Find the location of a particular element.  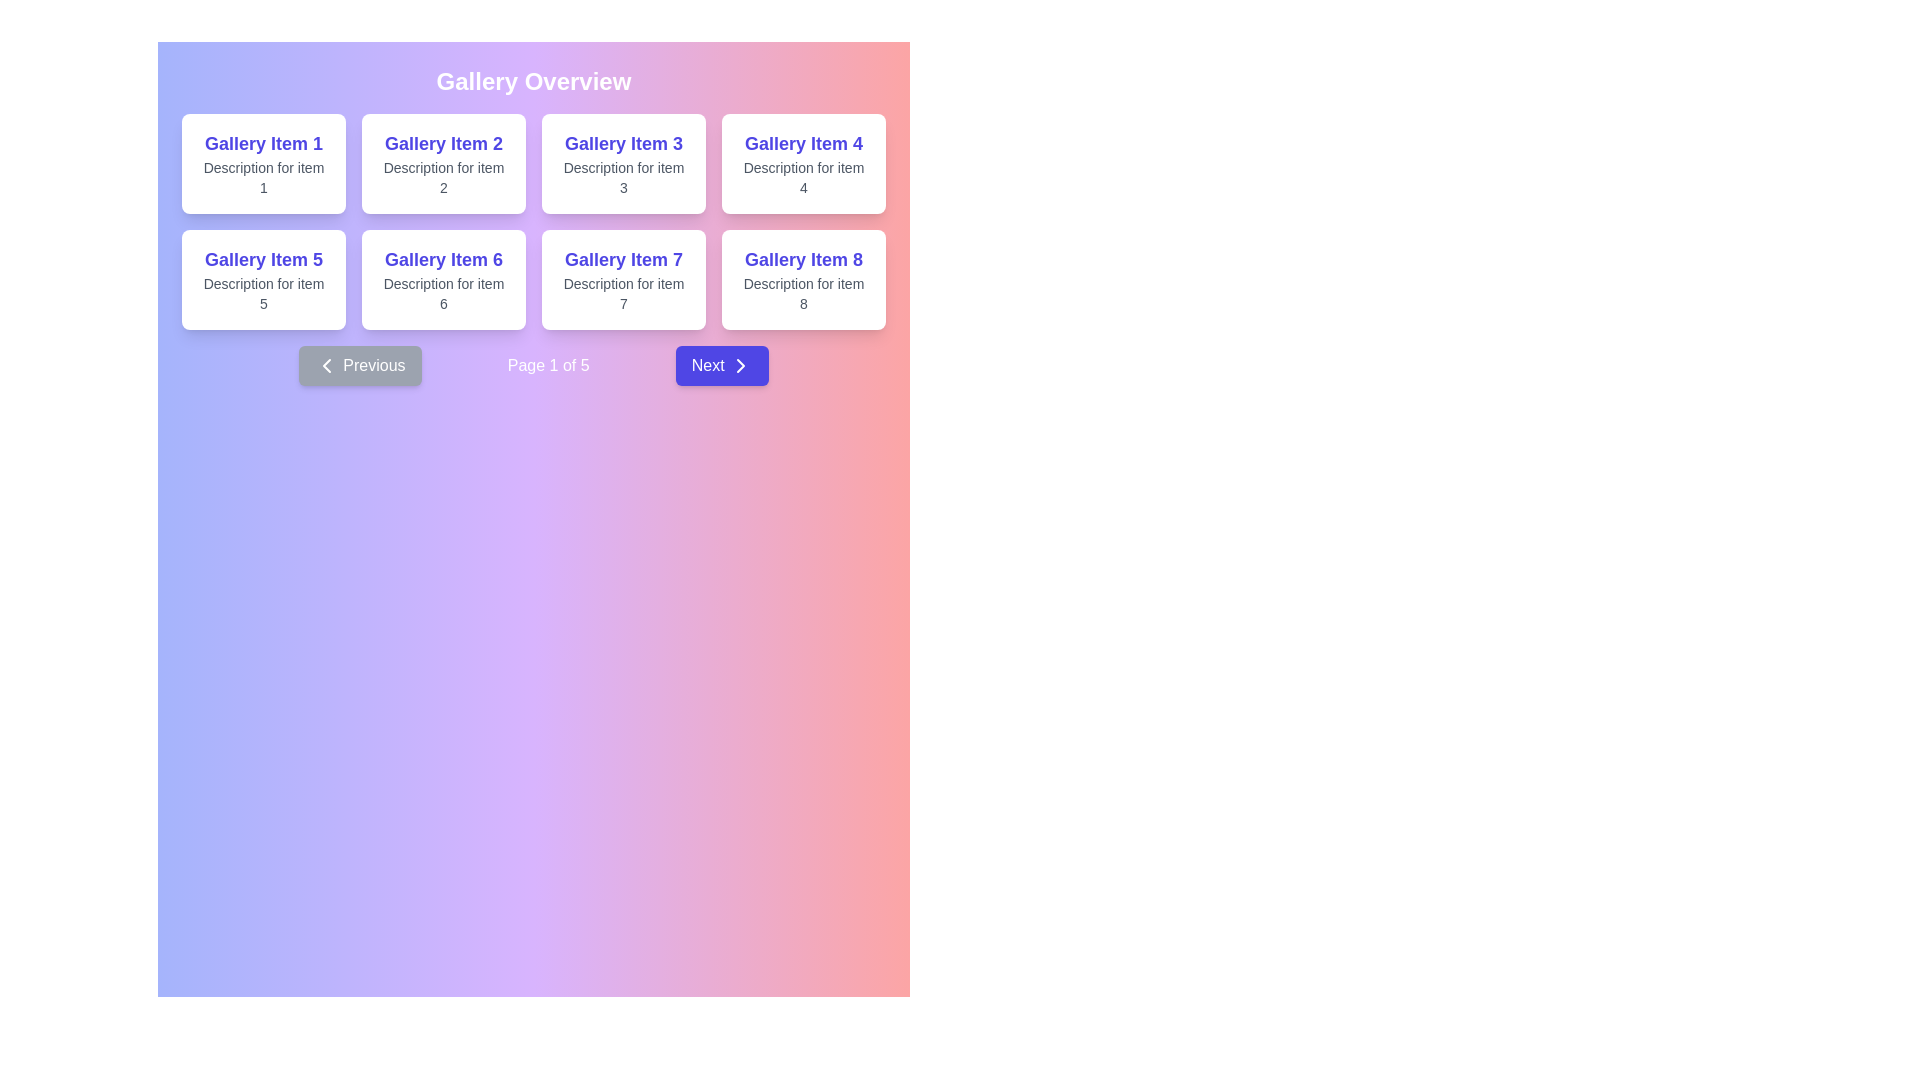

the visual presentation card located in the second row, first column of the gallery grid, which provides a title and description for an item is located at coordinates (263, 280).